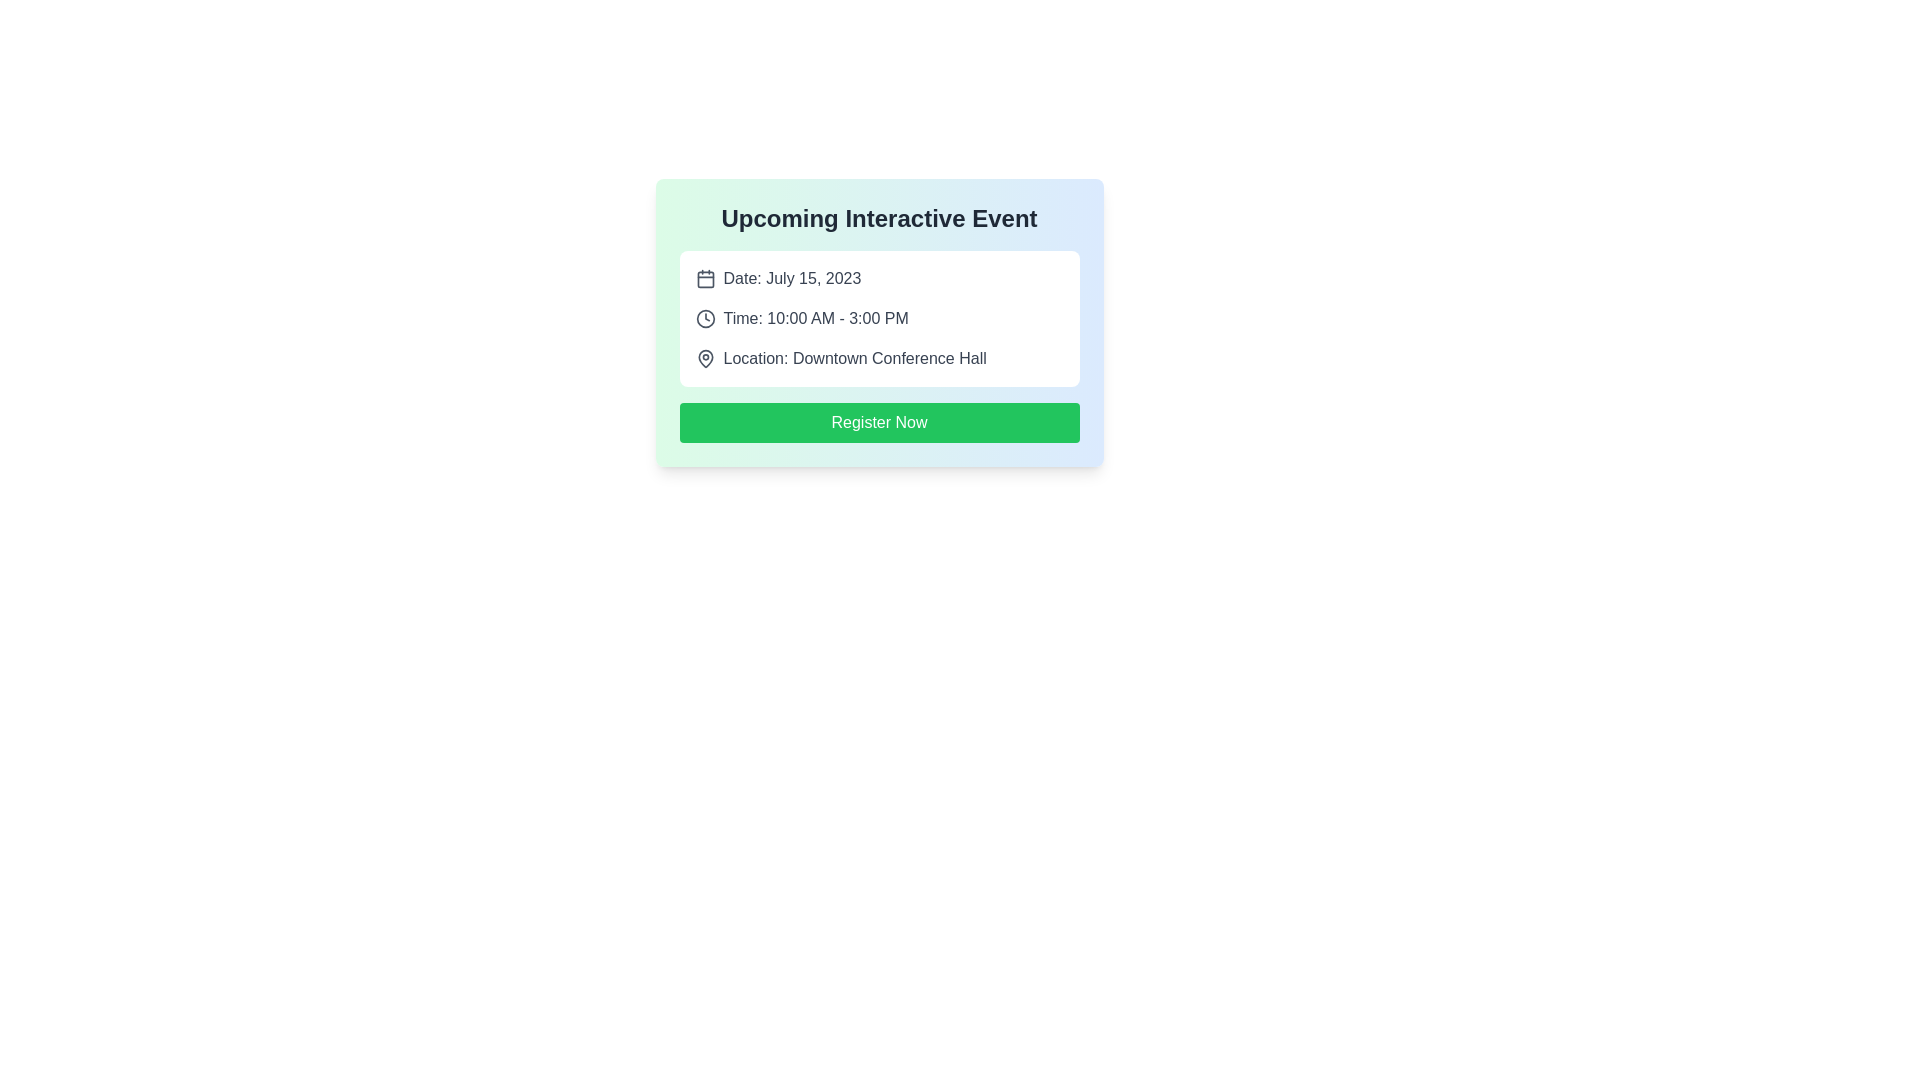  I want to click on the outer circular outline of the clock SVG icon, which is located left of the 'Time' label and adjacent to the time text, so click(705, 318).